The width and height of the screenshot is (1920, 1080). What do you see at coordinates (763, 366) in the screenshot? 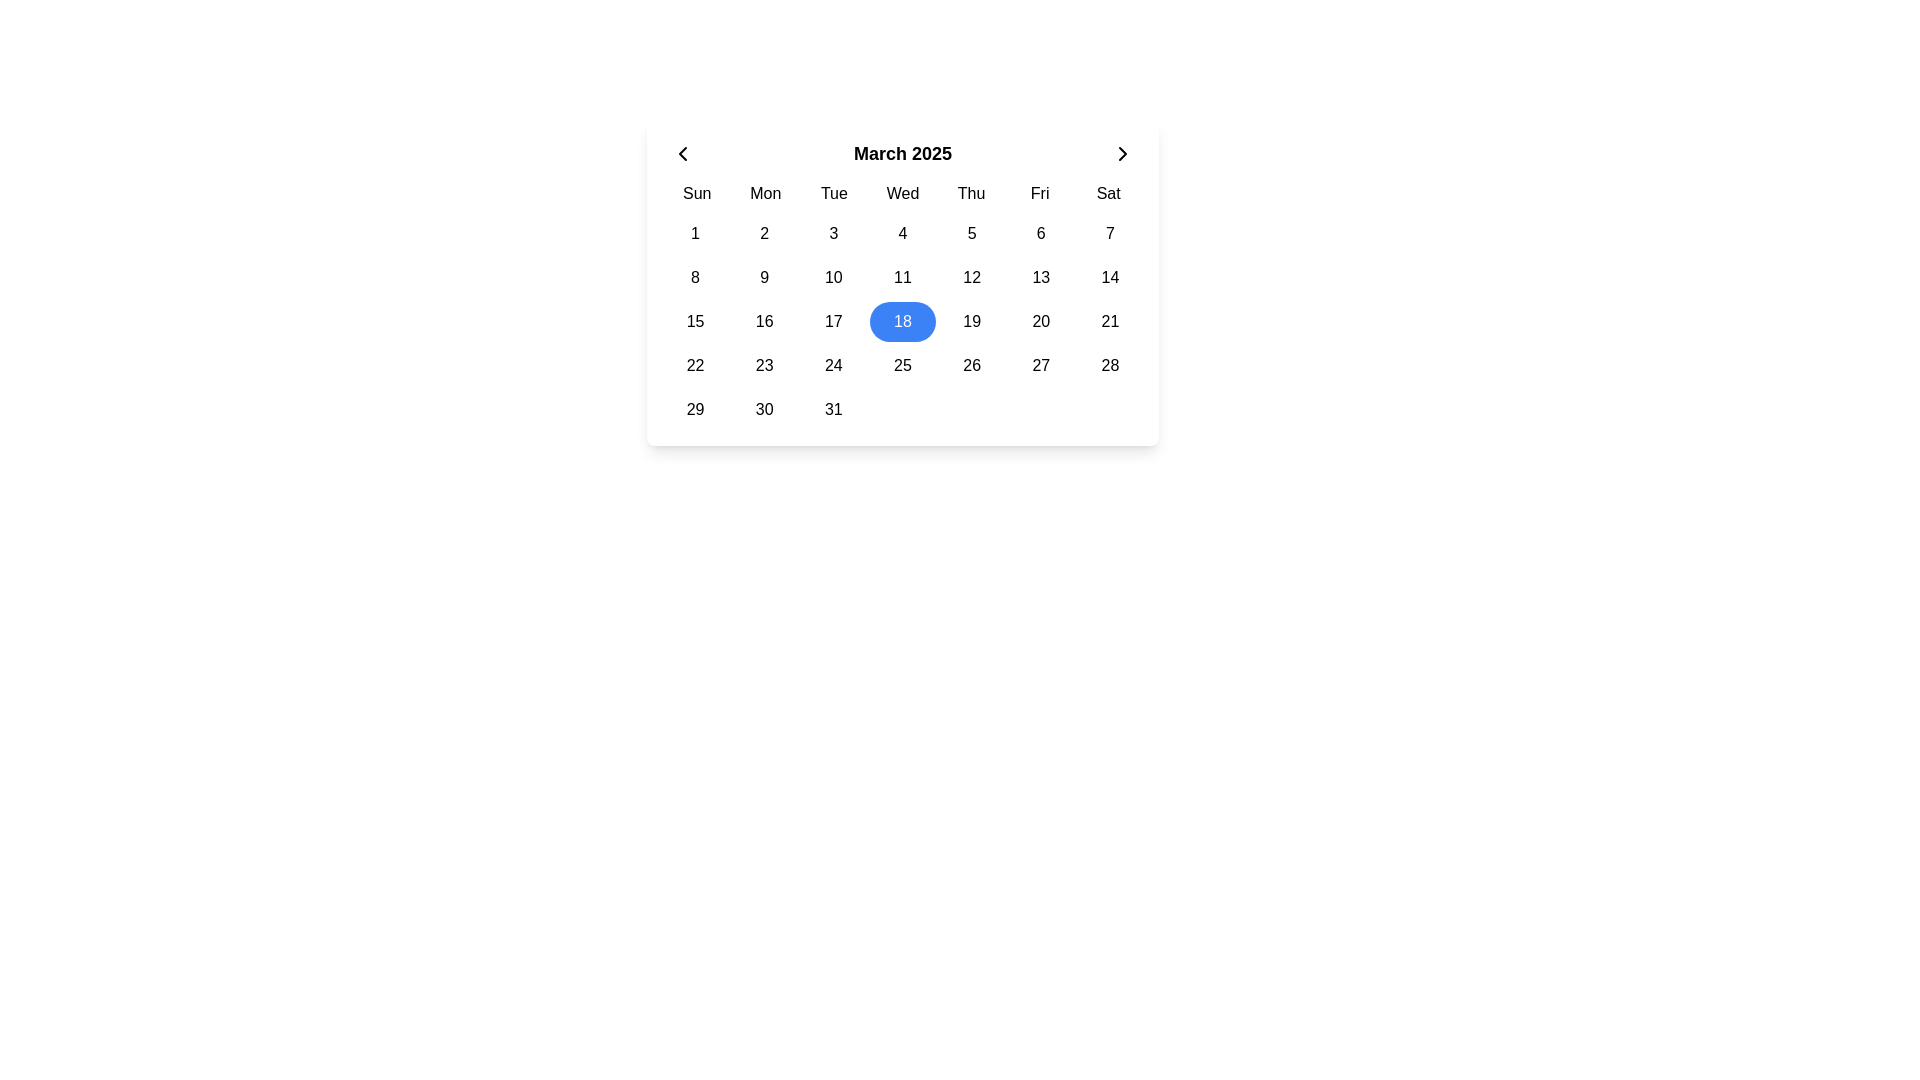
I see `the button representing the '23rd' day of the calendar month, located in the fourth row and second column of the grid layout` at bounding box center [763, 366].